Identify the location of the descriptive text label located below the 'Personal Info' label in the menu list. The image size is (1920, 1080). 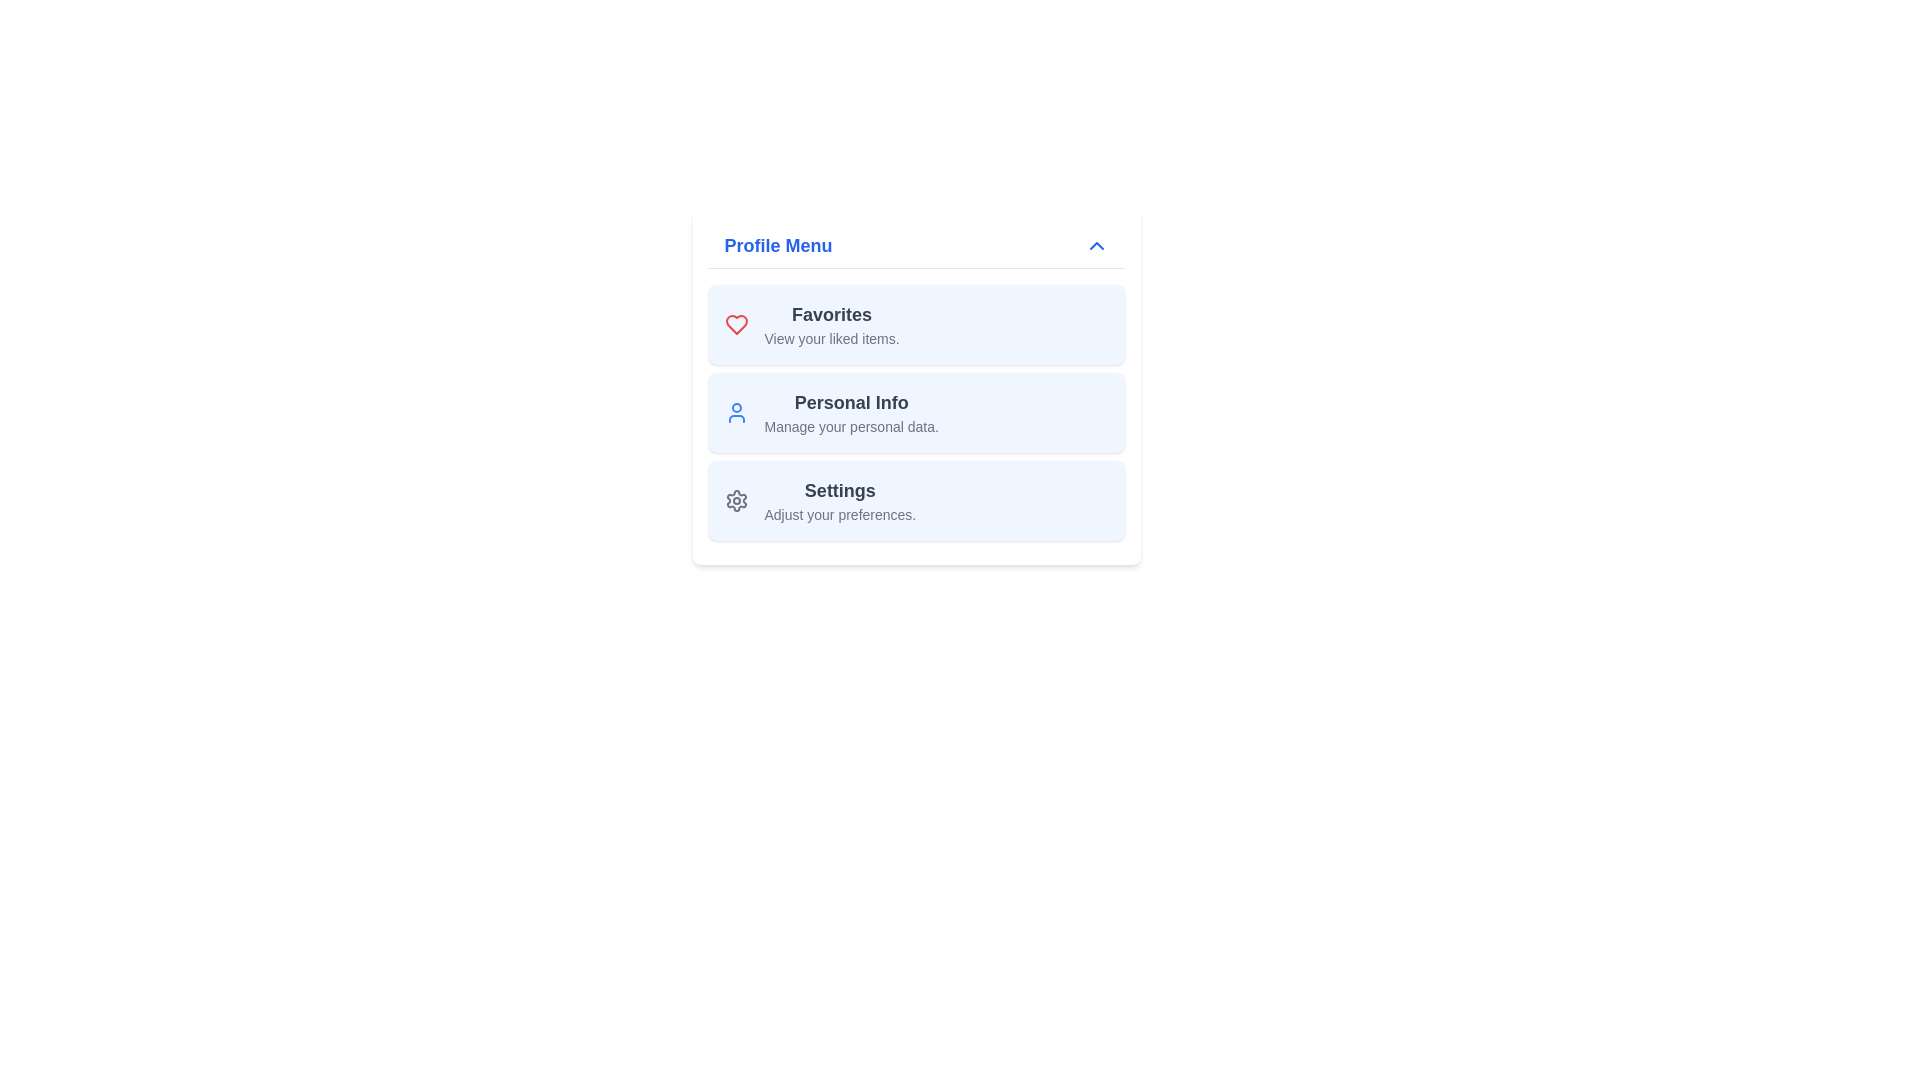
(851, 426).